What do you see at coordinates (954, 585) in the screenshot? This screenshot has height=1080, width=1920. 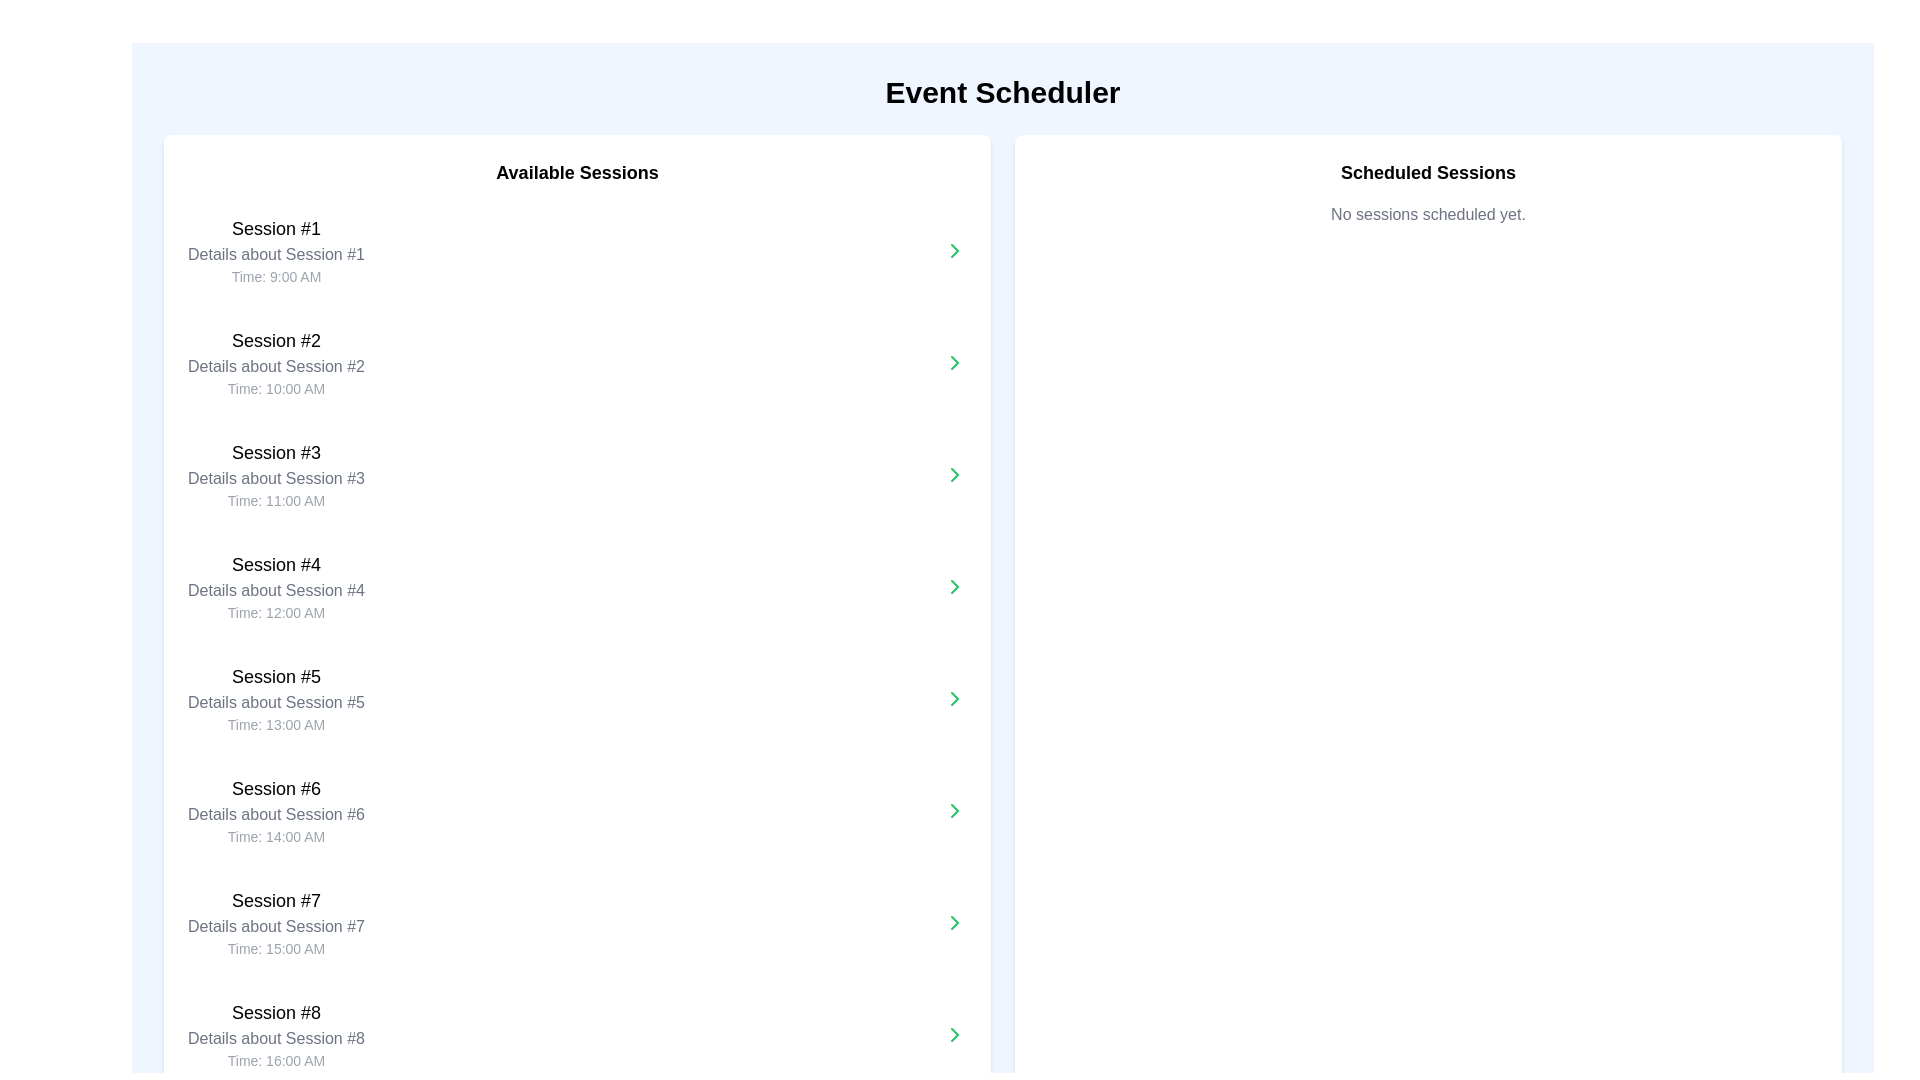 I see `the chevron icon pointing to the right that signifies an actionable item related to 'Session #4'` at bounding box center [954, 585].